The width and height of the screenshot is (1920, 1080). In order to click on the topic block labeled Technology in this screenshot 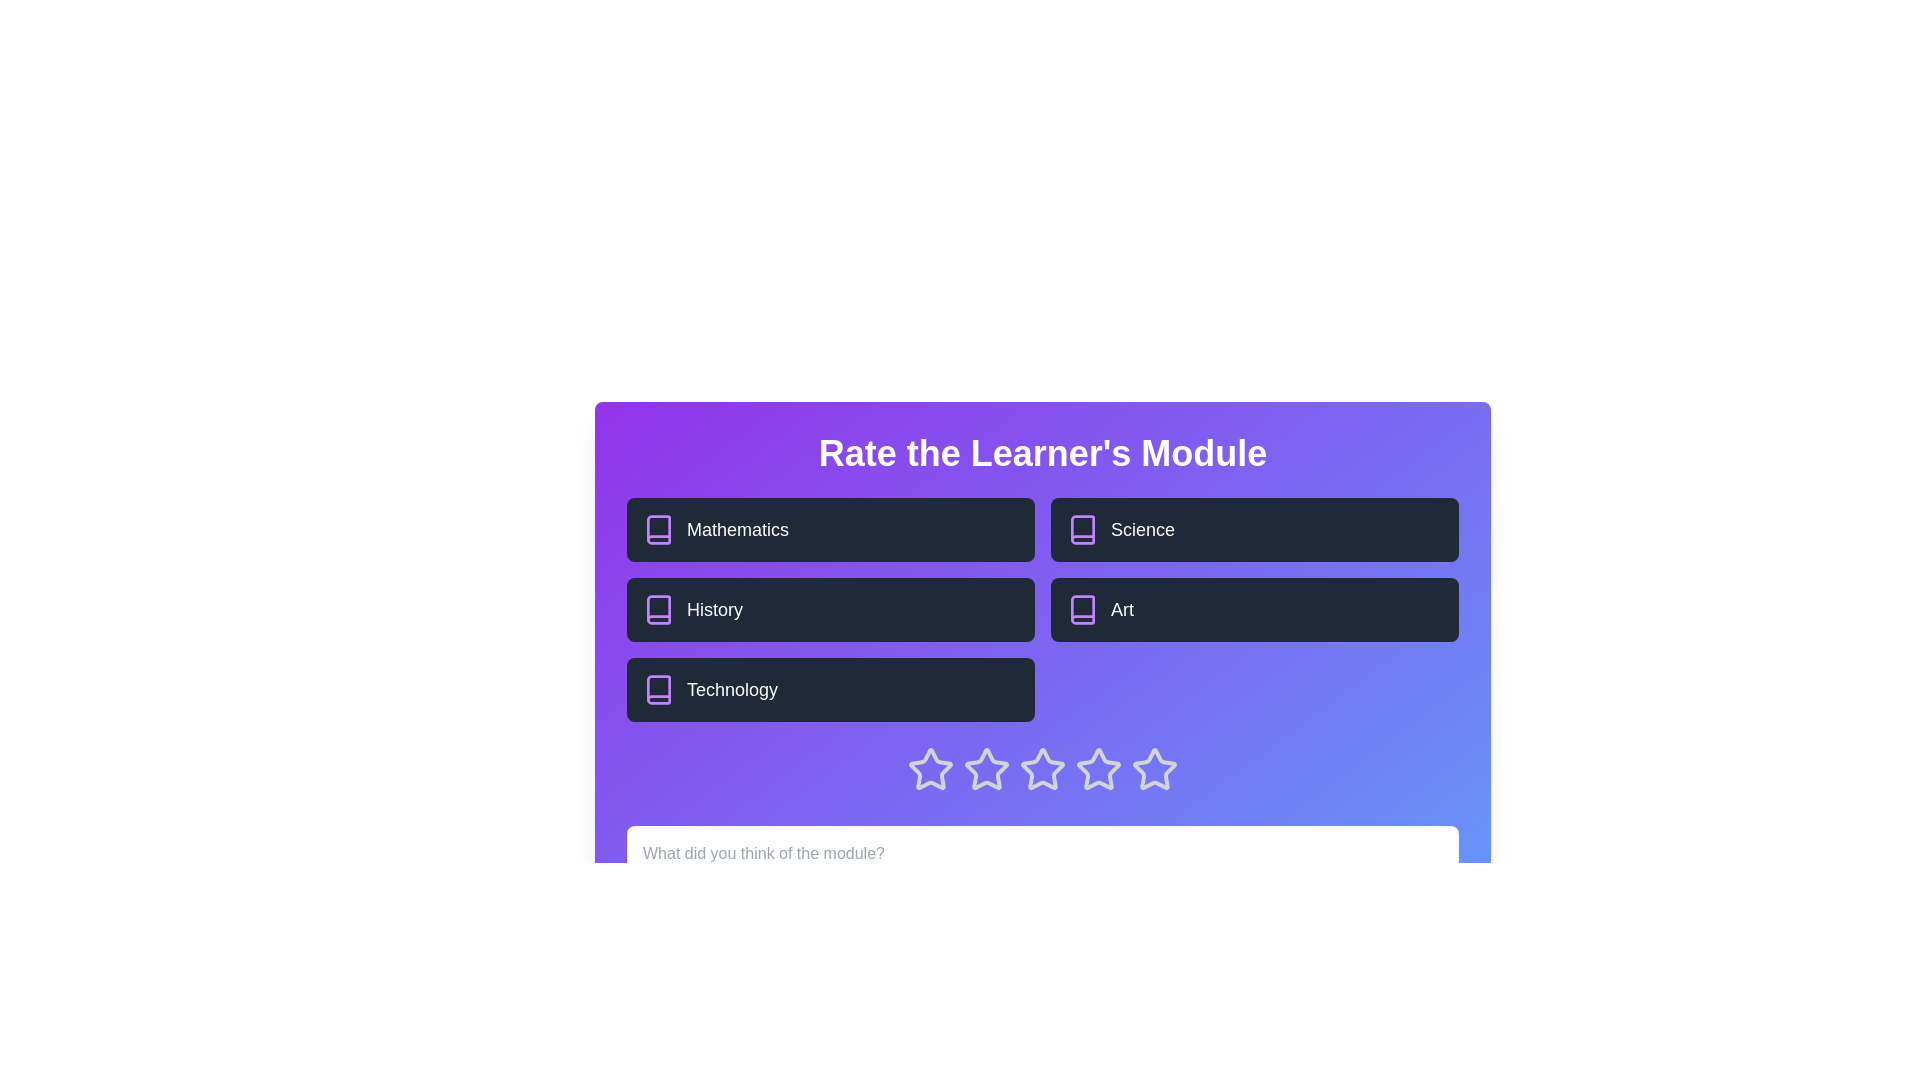, I will do `click(830, 689)`.